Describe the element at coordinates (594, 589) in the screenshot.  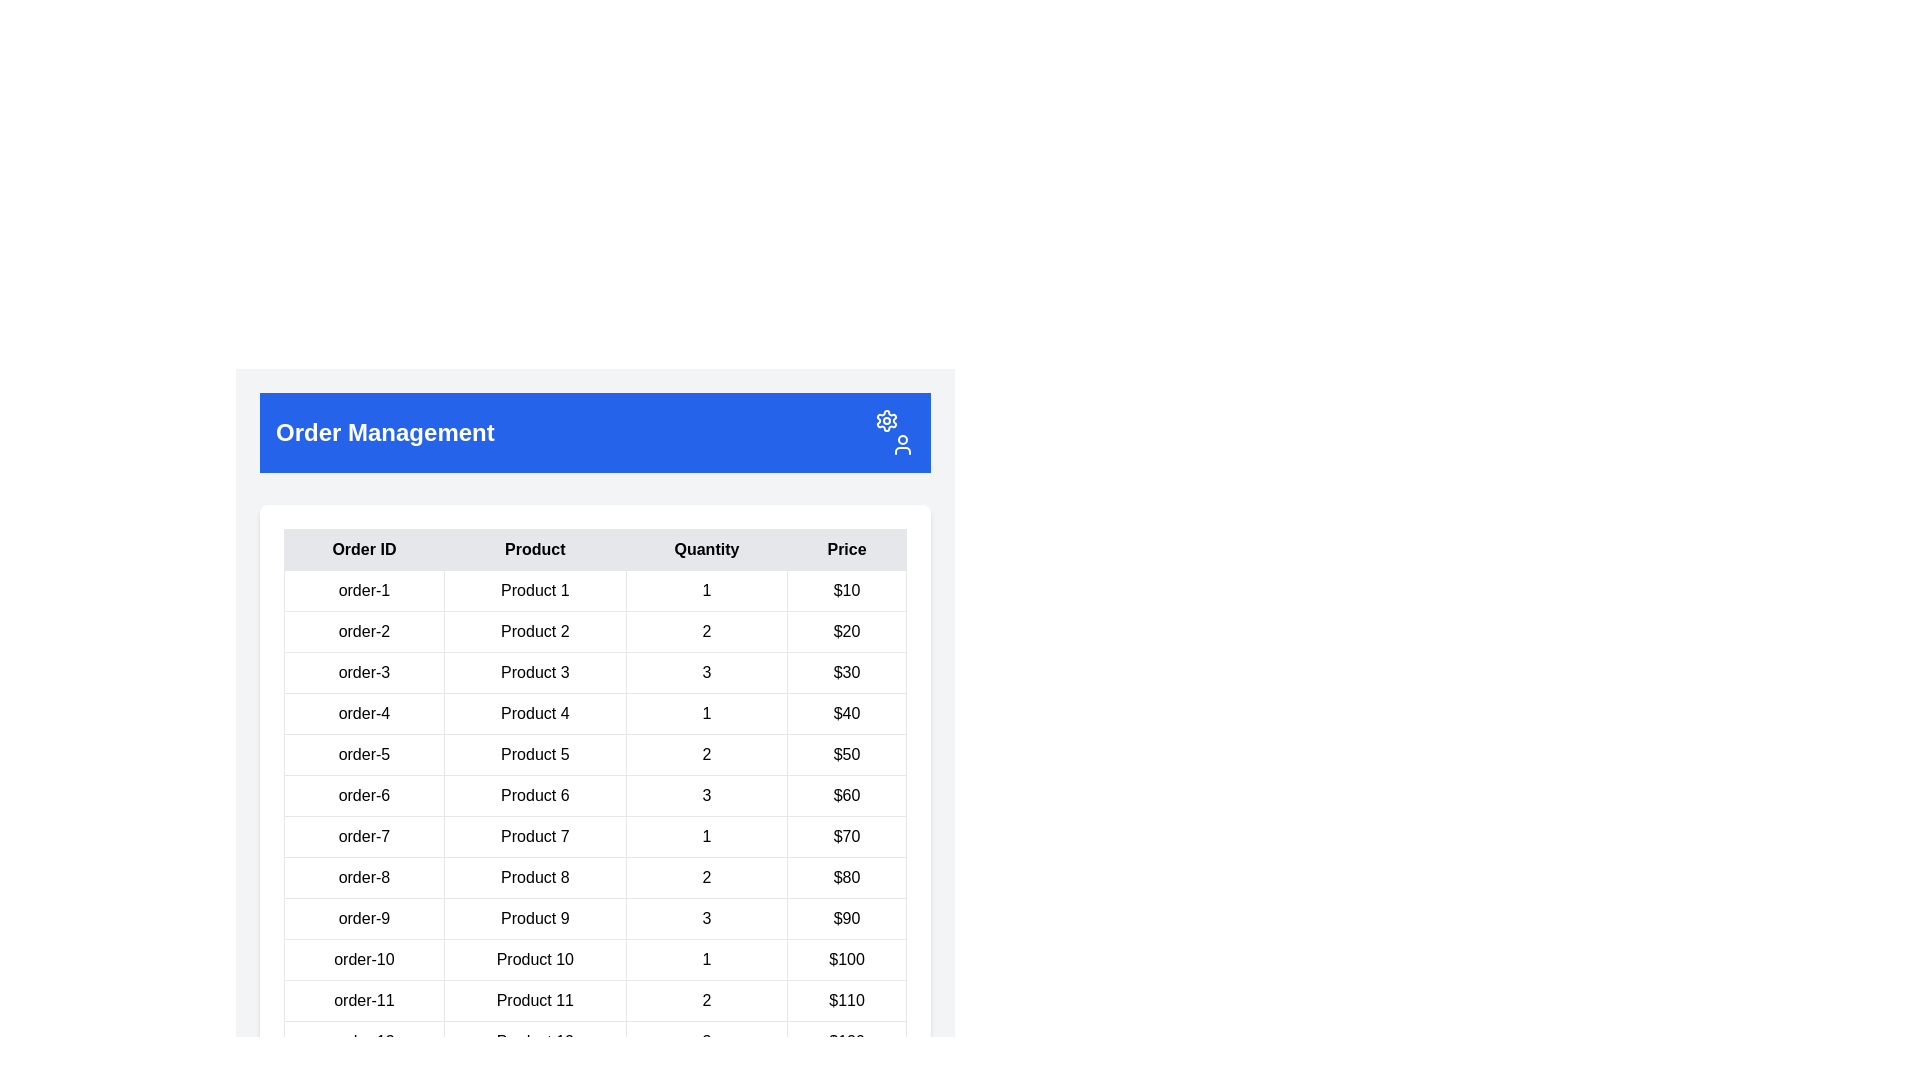
I see `the first data row in the table` at that location.